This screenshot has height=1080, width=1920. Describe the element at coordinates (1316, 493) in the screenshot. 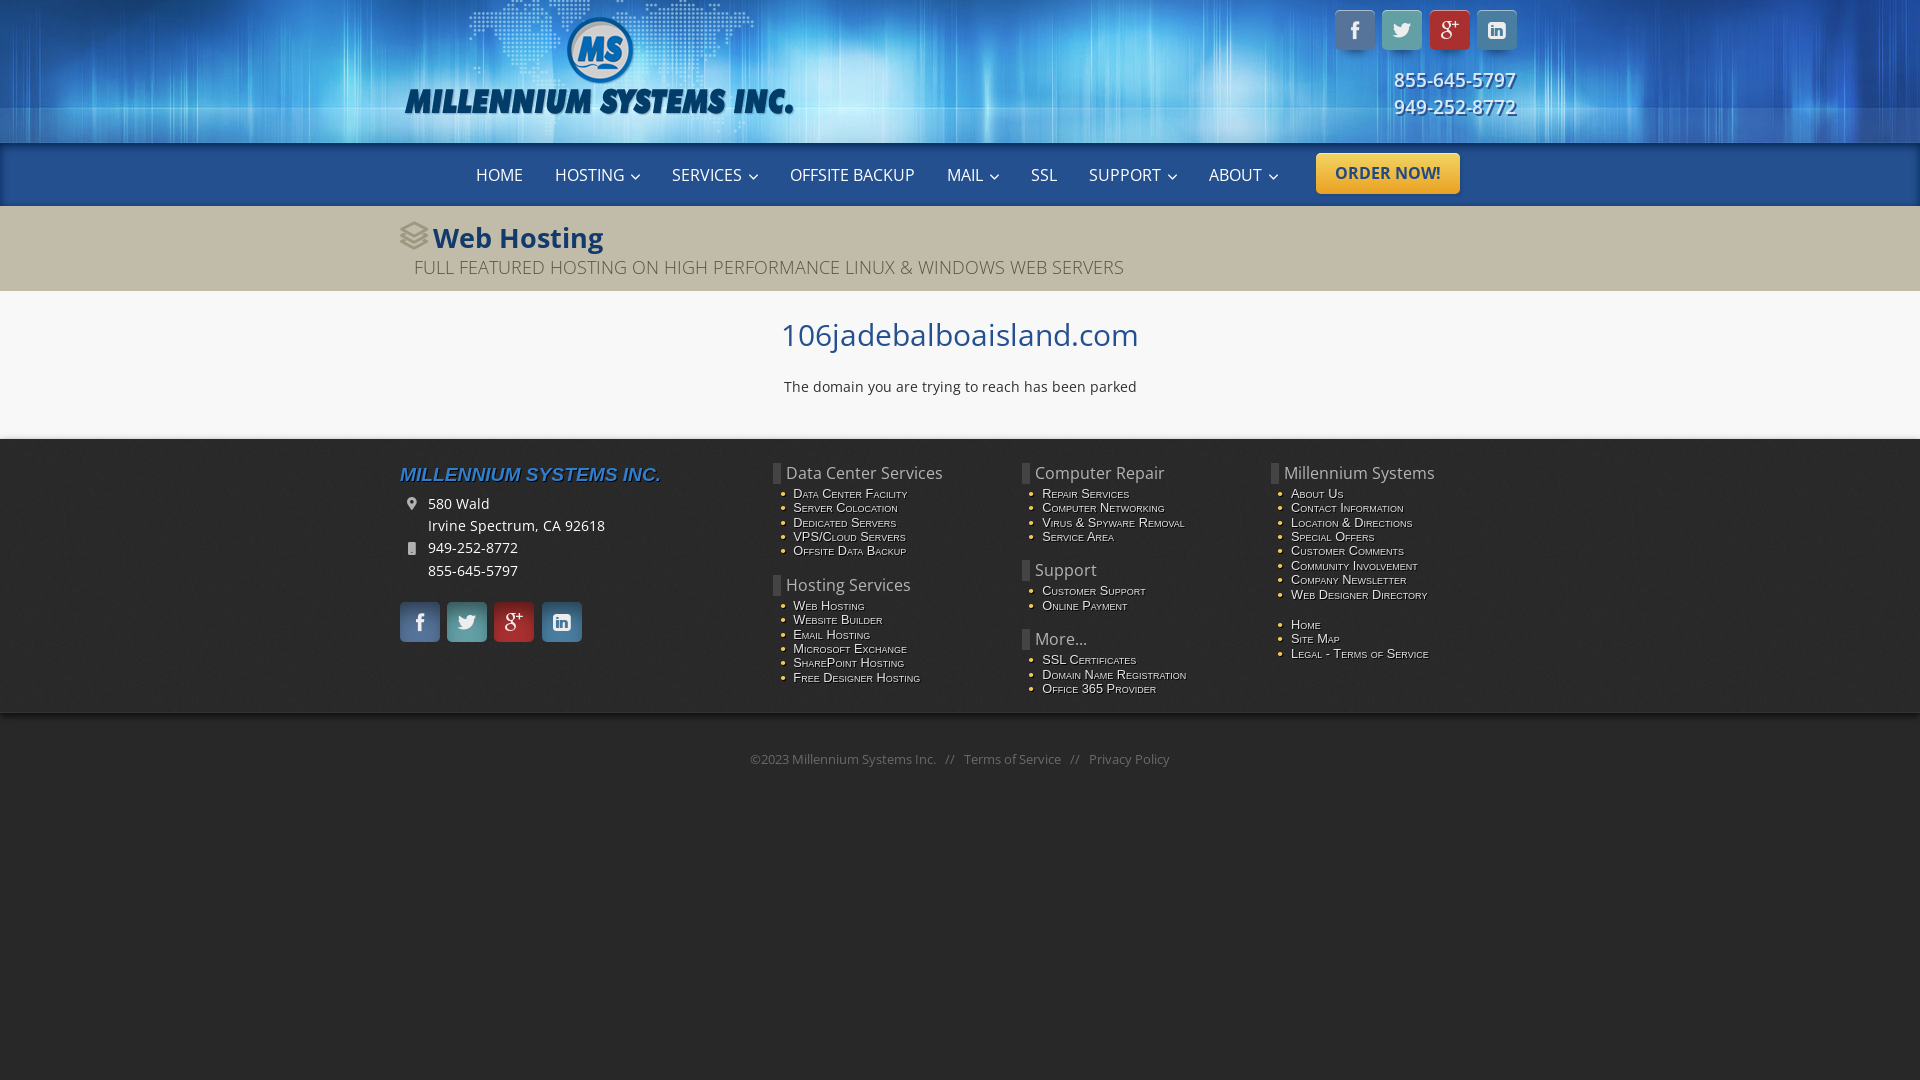

I see `'About Us'` at that location.